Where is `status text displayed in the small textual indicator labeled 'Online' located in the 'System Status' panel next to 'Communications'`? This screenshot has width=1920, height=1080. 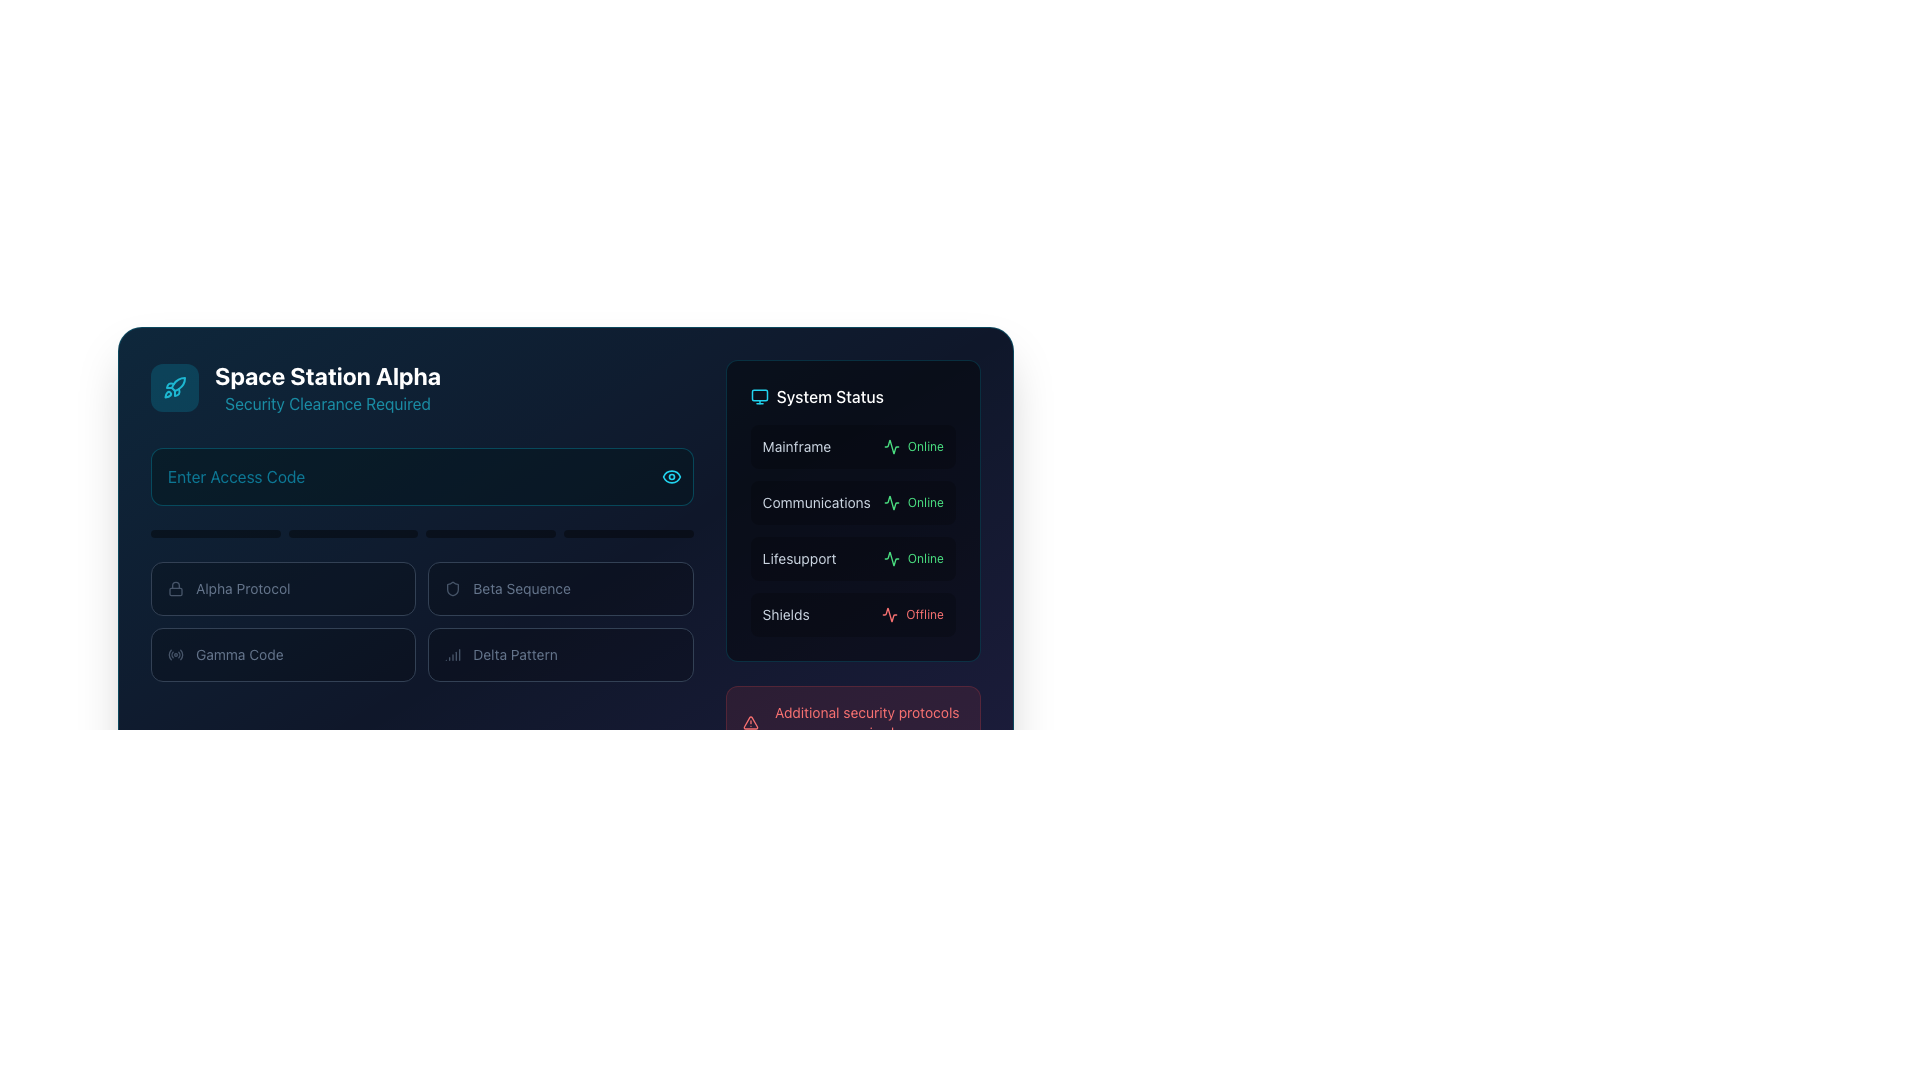
status text displayed in the small textual indicator labeled 'Online' located in the 'System Status' panel next to 'Communications' is located at coordinates (924, 501).